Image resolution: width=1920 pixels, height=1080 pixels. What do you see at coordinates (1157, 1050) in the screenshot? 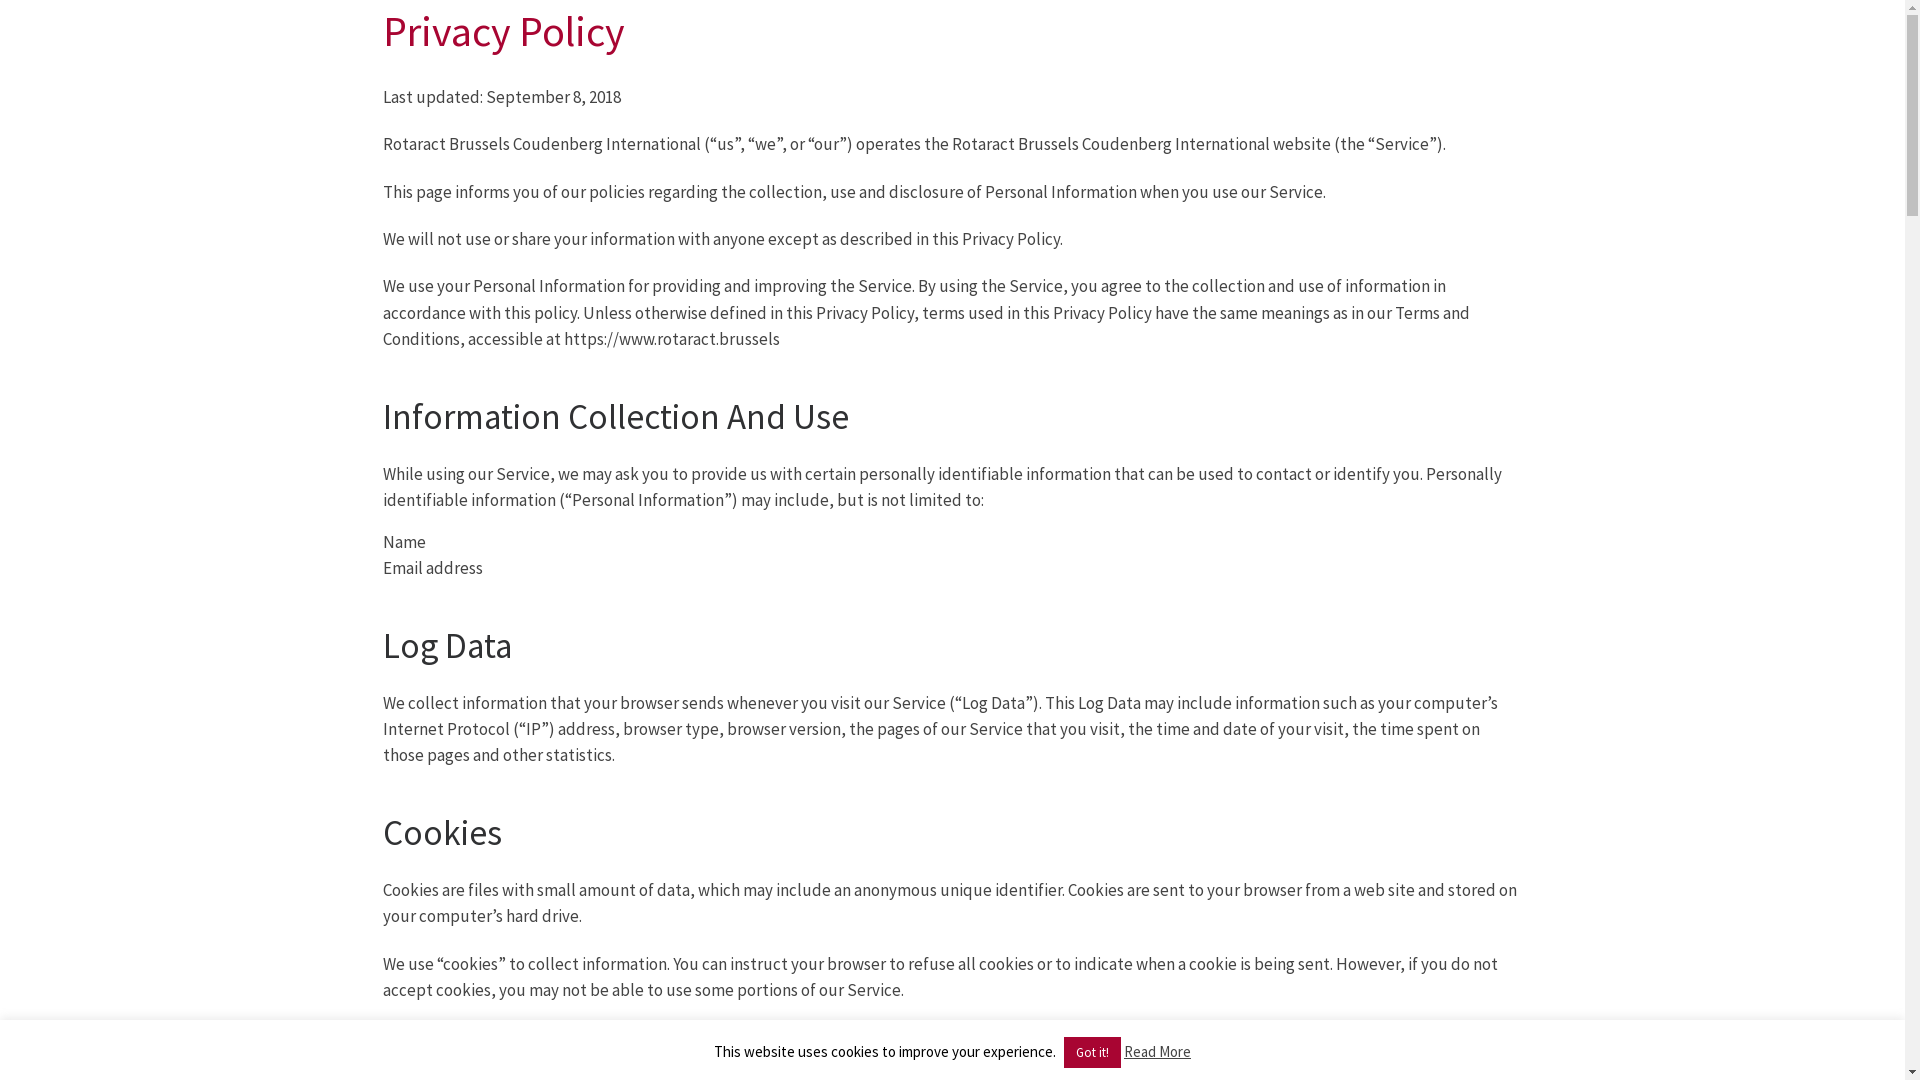
I see `'Read More'` at bounding box center [1157, 1050].